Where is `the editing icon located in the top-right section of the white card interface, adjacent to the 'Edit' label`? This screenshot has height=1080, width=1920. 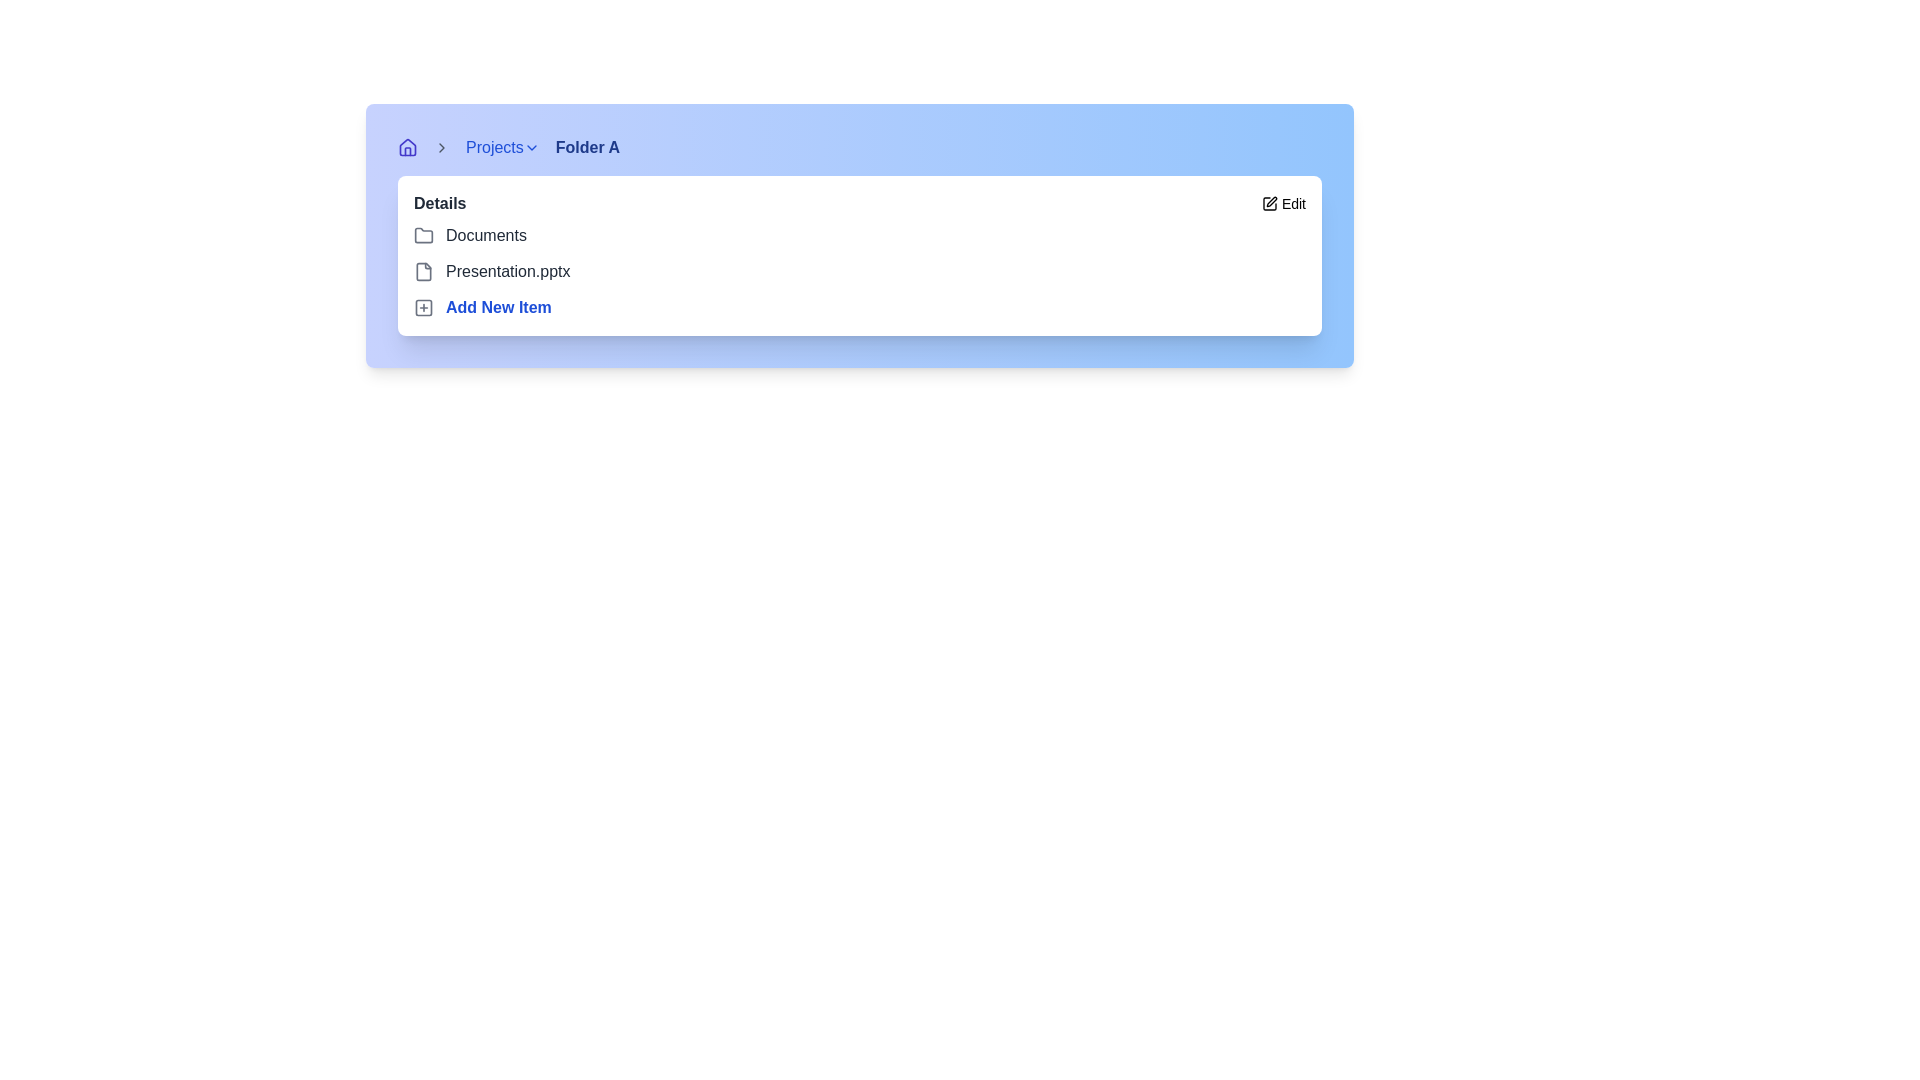
the editing icon located in the top-right section of the white card interface, adjacent to the 'Edit' label is located at coordinates (1270, 201).